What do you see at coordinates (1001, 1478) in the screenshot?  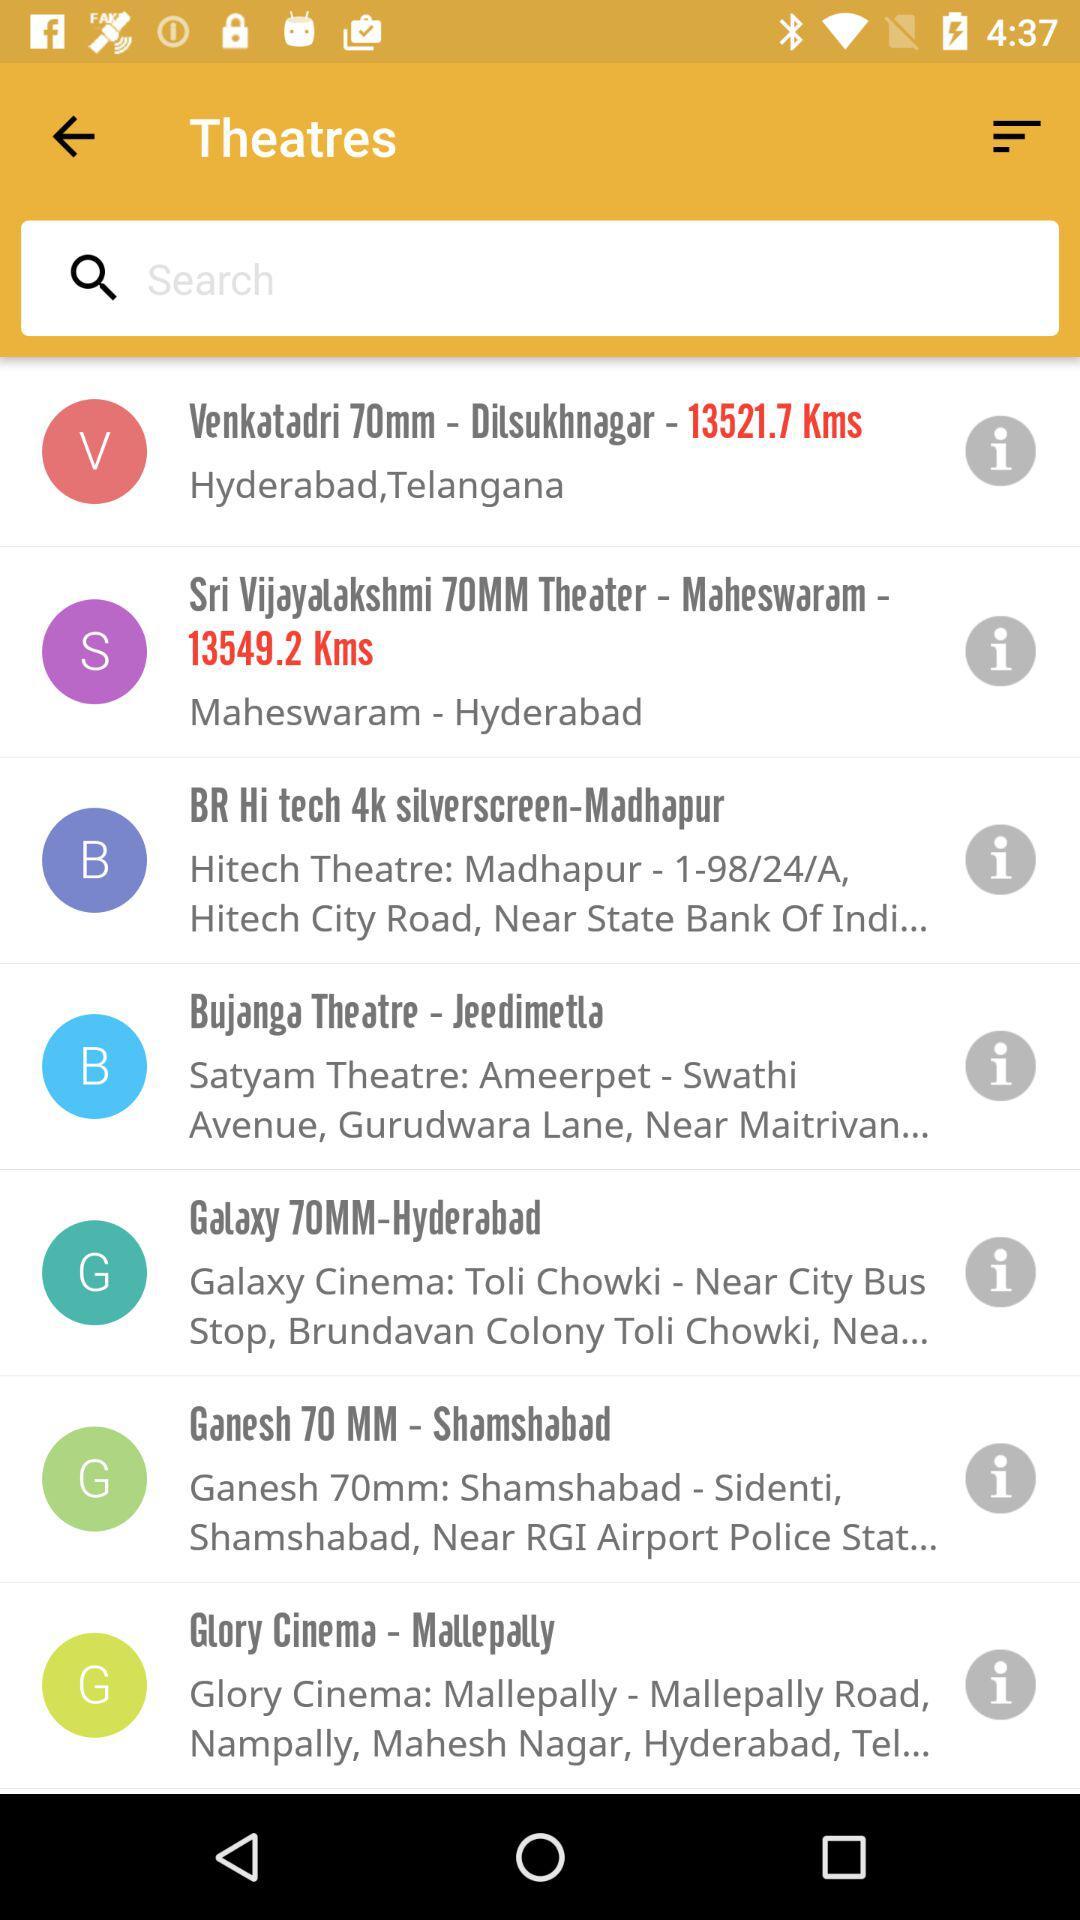 I see `information` at bounding box center [1001, 1478].